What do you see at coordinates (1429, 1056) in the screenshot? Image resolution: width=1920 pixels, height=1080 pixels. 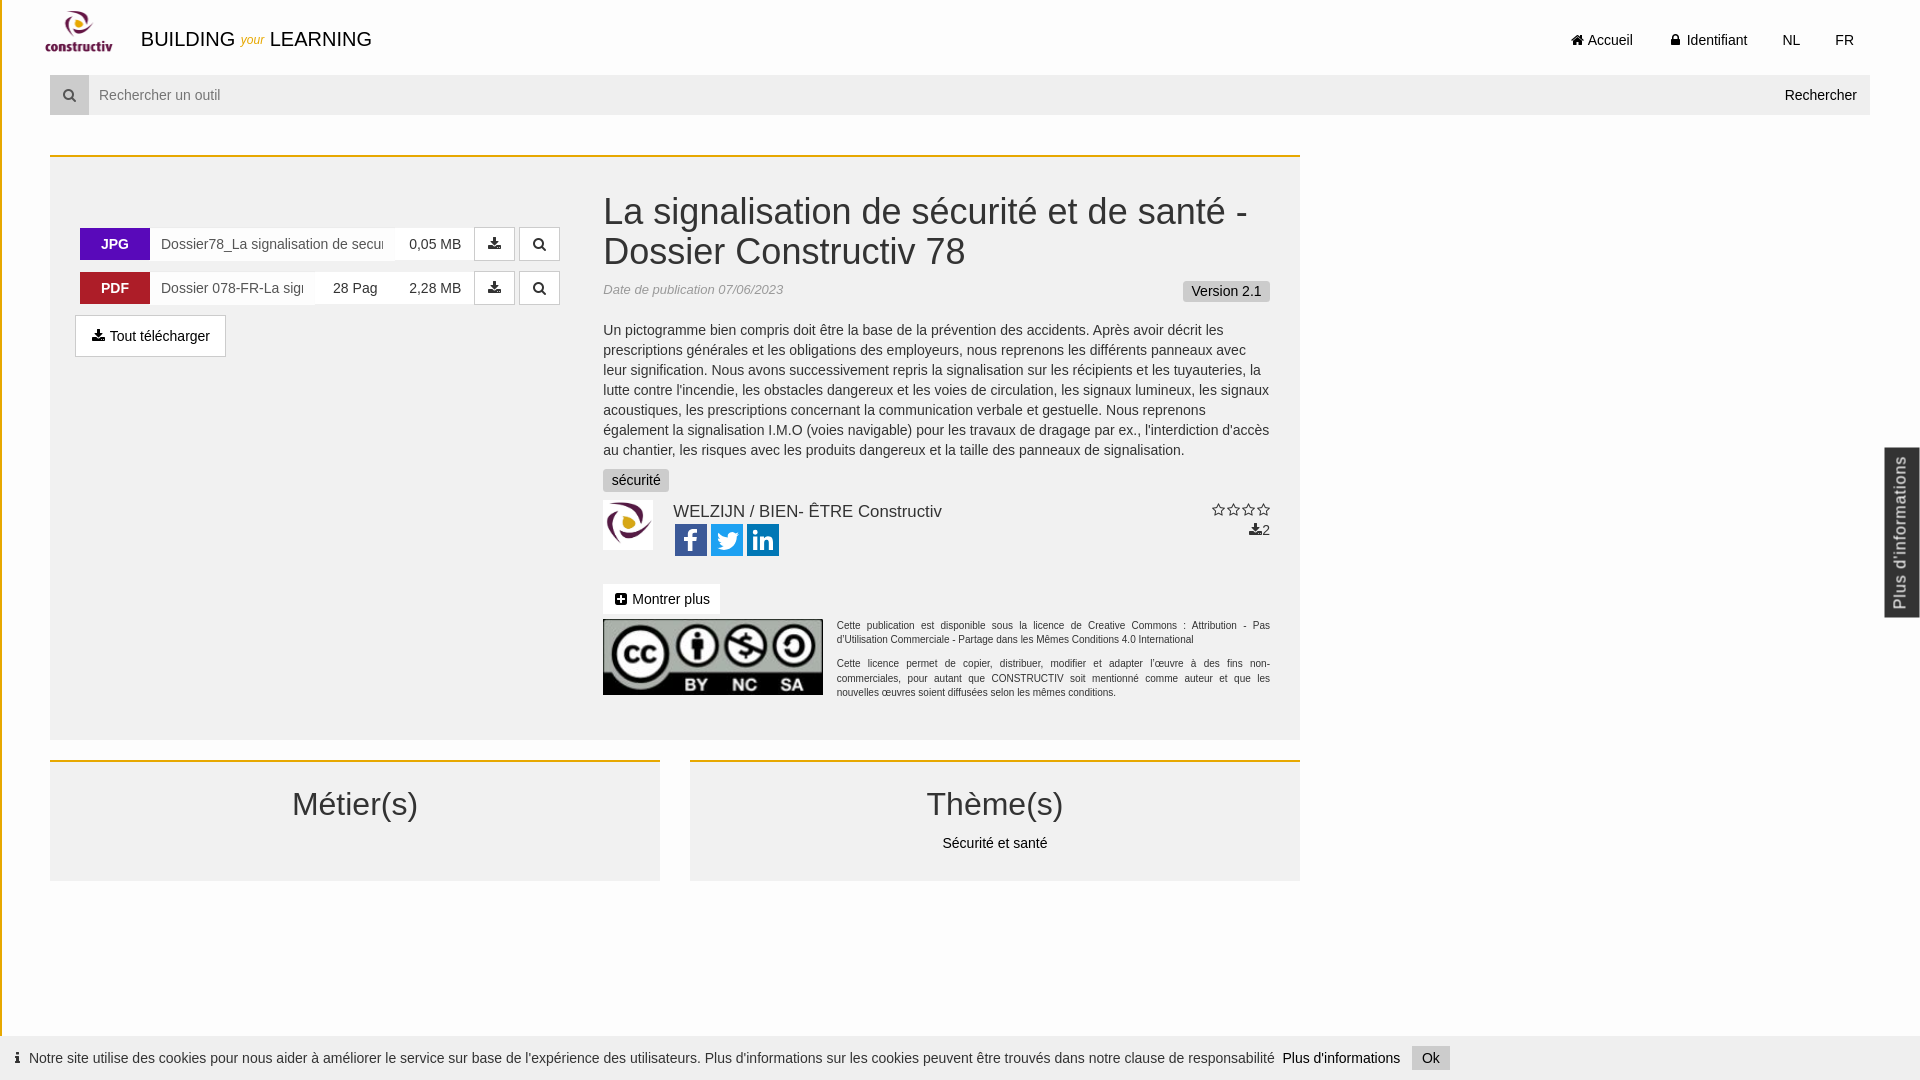 I see `'Ok'` at bounding box center [1429, 1056].